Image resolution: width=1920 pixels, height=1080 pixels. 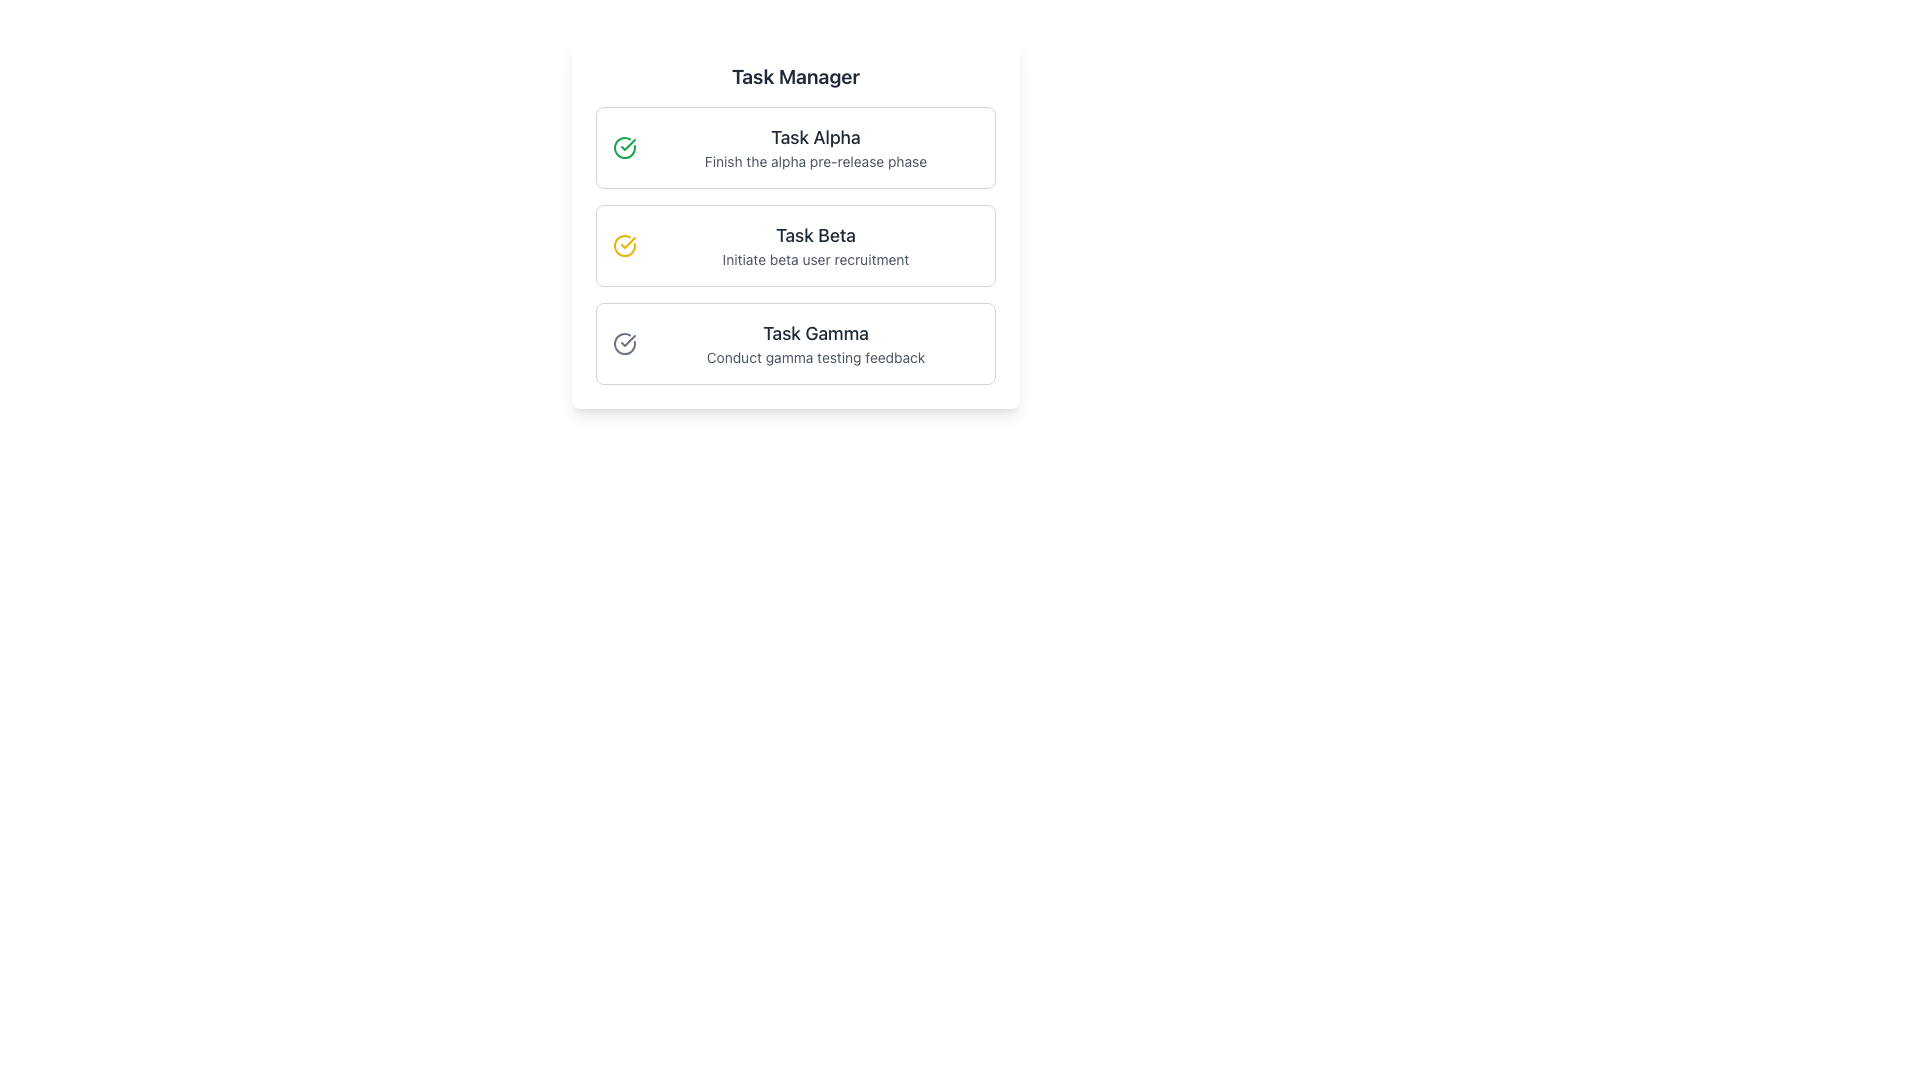 I want to click on contents of the text block titled 'Task Alpha', which contains the subtitle 'Finish the alpha pre-release phase', so click(x=816, y=146).